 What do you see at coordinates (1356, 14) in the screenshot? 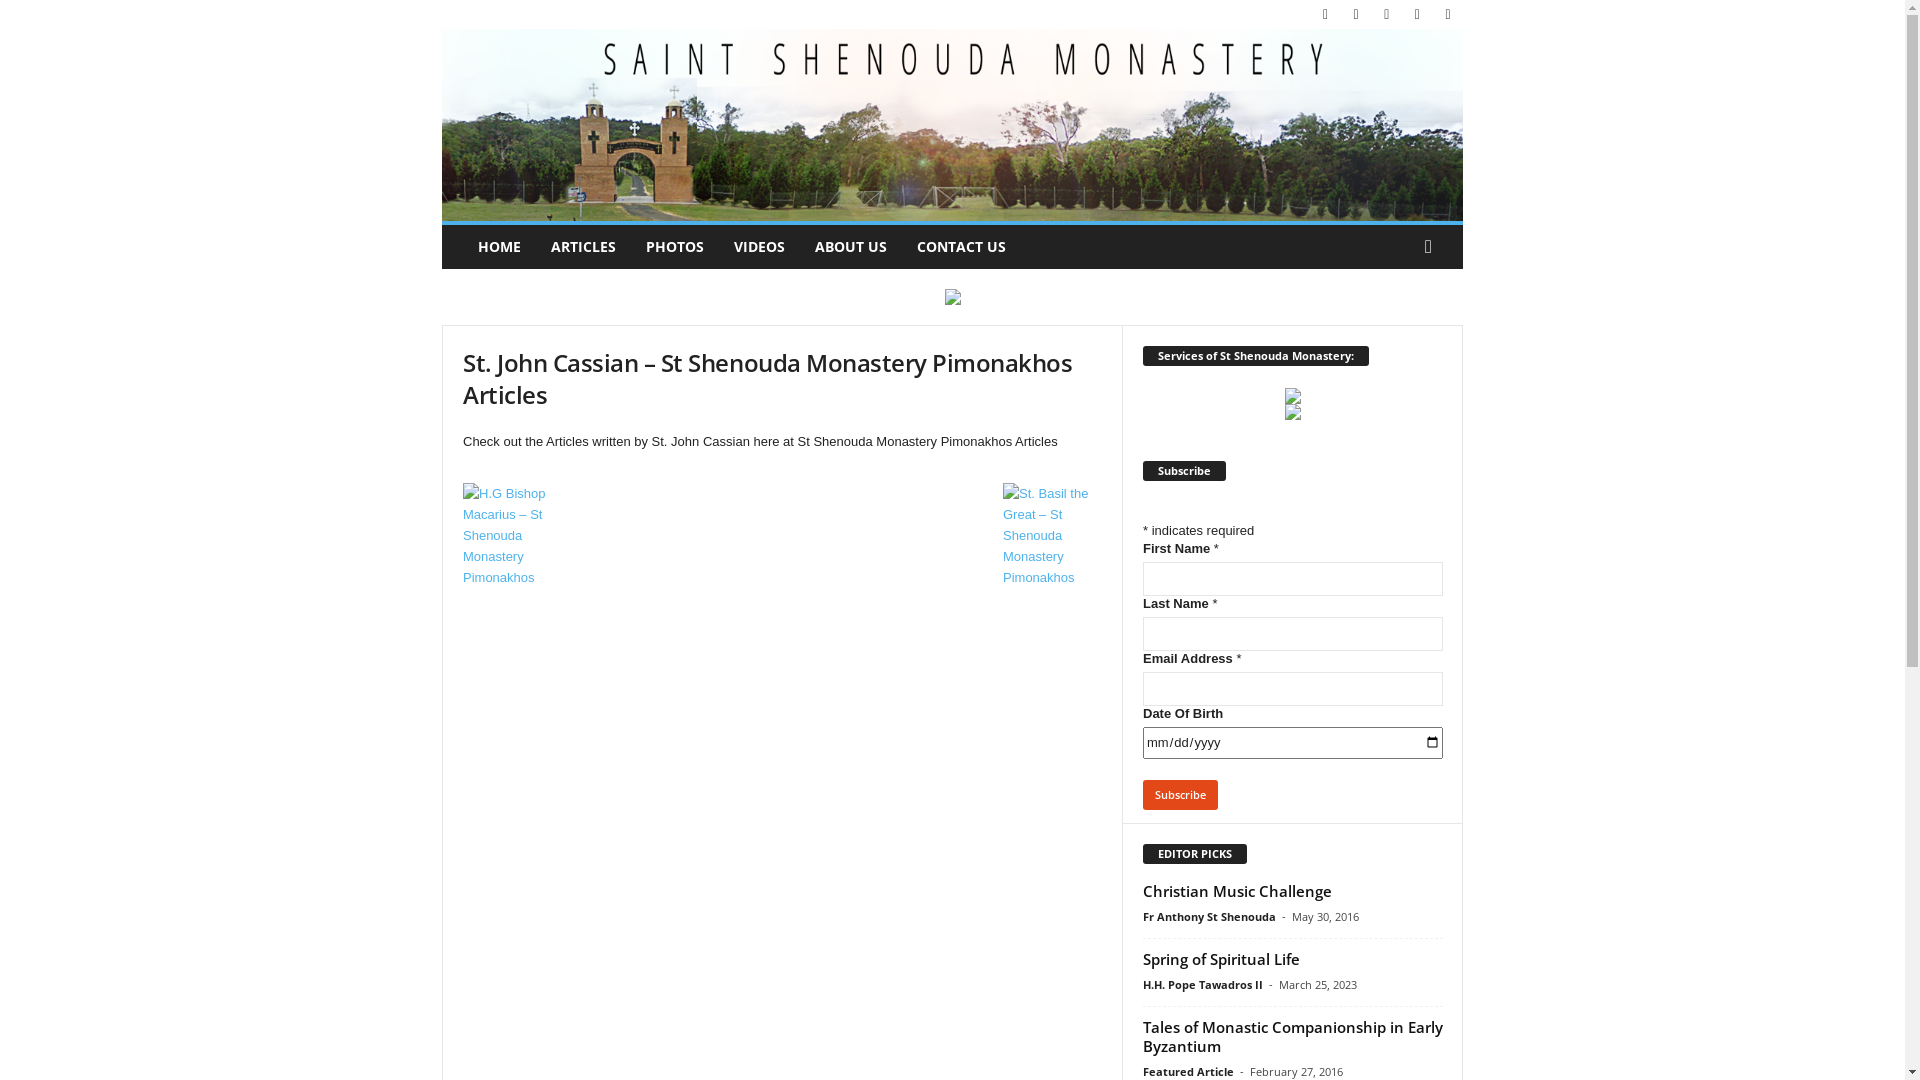
I see `'Instagram'` at bounding box center [1356, 14].